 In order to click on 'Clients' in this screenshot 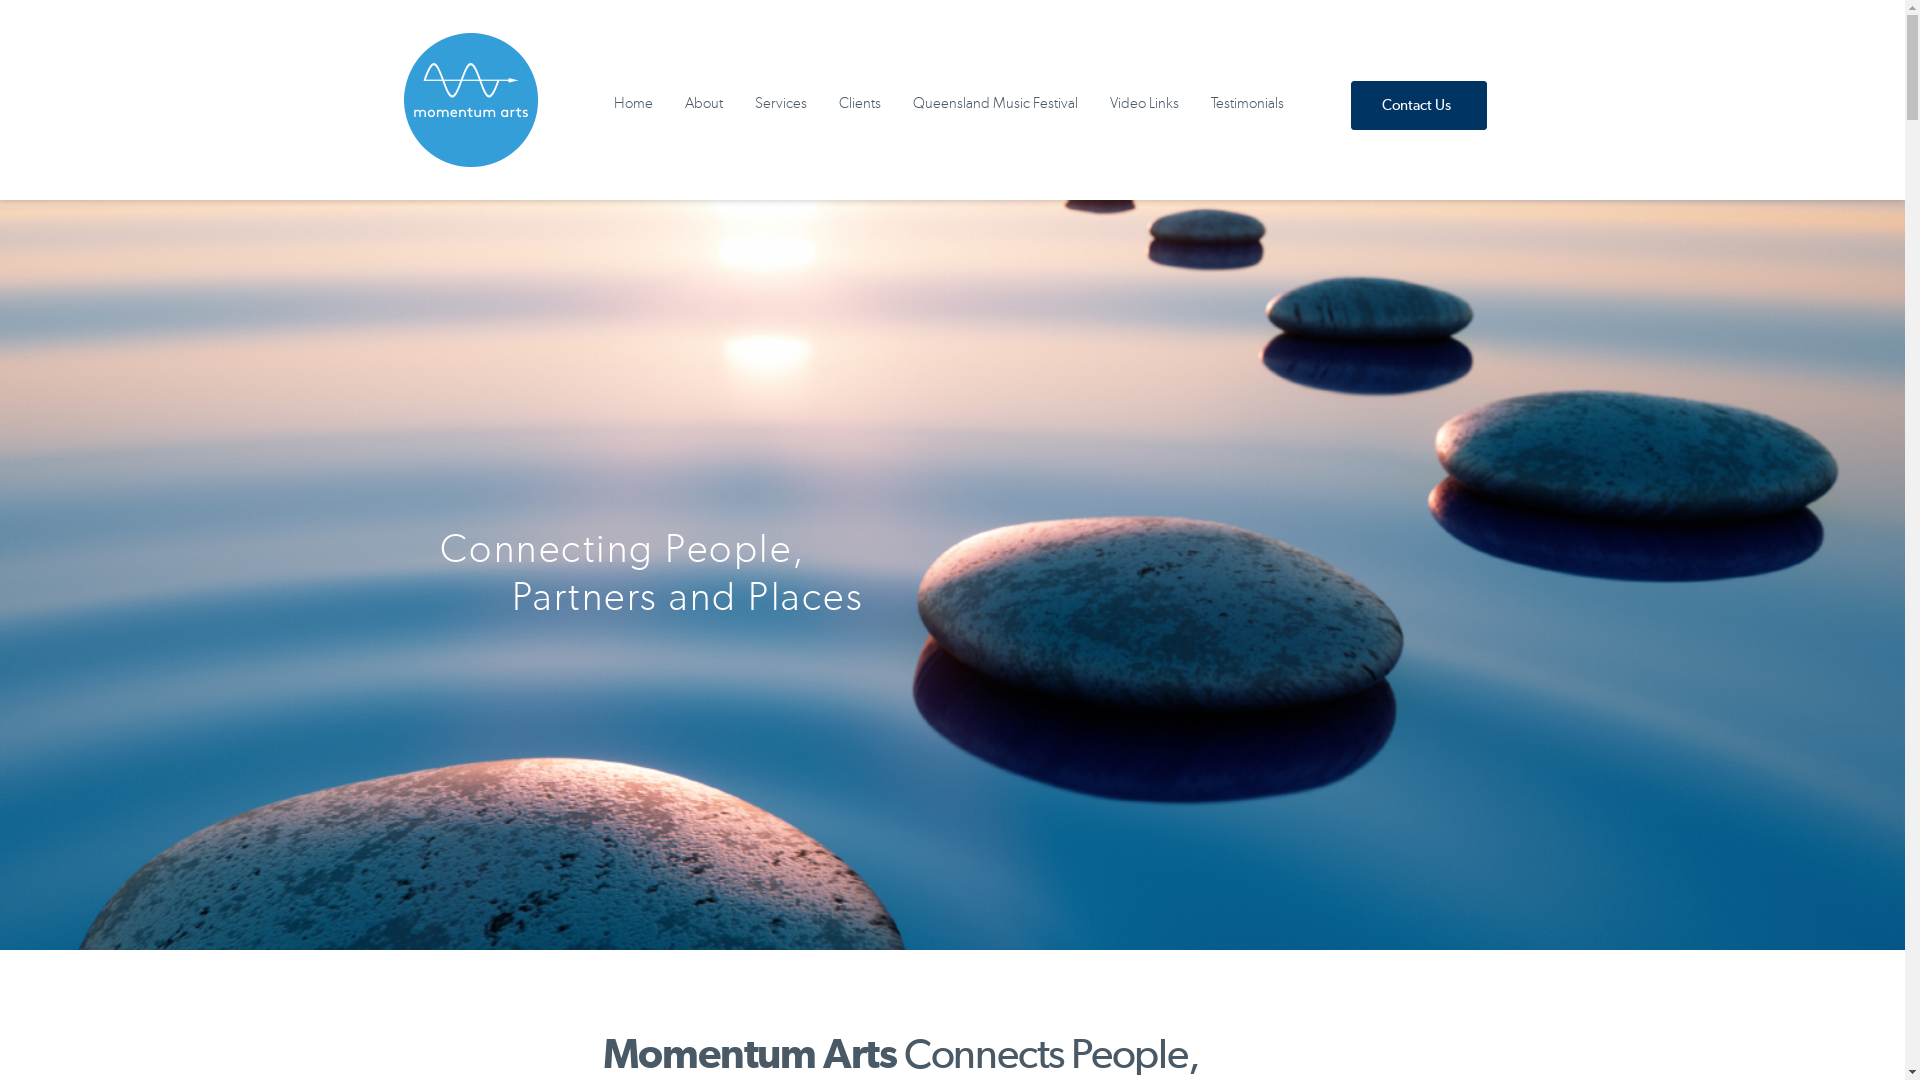, I will do `click(859, 104)`.